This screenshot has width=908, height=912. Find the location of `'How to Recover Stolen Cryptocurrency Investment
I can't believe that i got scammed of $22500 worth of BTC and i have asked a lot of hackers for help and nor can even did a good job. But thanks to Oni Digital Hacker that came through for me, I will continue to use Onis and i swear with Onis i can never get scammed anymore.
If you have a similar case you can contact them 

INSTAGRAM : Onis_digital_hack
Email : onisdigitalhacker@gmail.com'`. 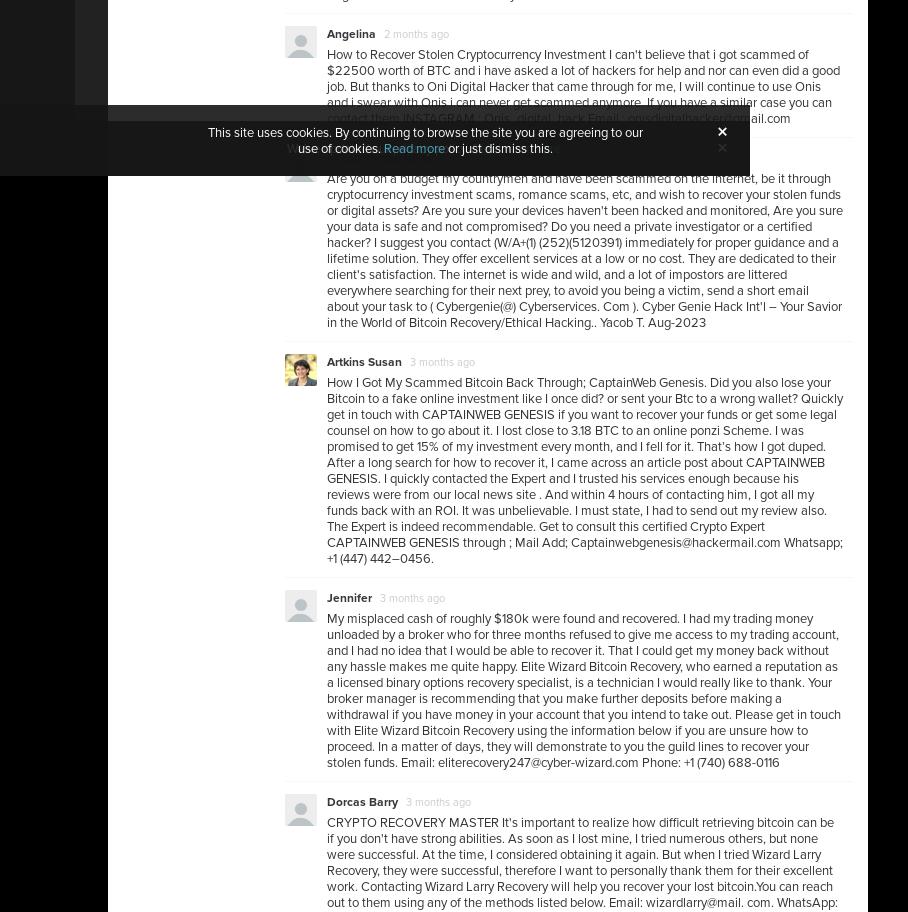

'How to Recover Stolen Cryptocurrency Investment
I can't believe that i got scammed of $22500 worth of BTC and i have asked a lot of hackers for help and nor can even did a good job. But thanks to Oni Digital Hacker that came through for me, I will continue to use Onis and i swear with Onis i can never get scammed anymore.
If you have a similar case you can contact them 

INSTAGRAM : Onis_digital_hack
Email : onisdigitalhacker@gmail.com' is located at coordinates (583, 87).